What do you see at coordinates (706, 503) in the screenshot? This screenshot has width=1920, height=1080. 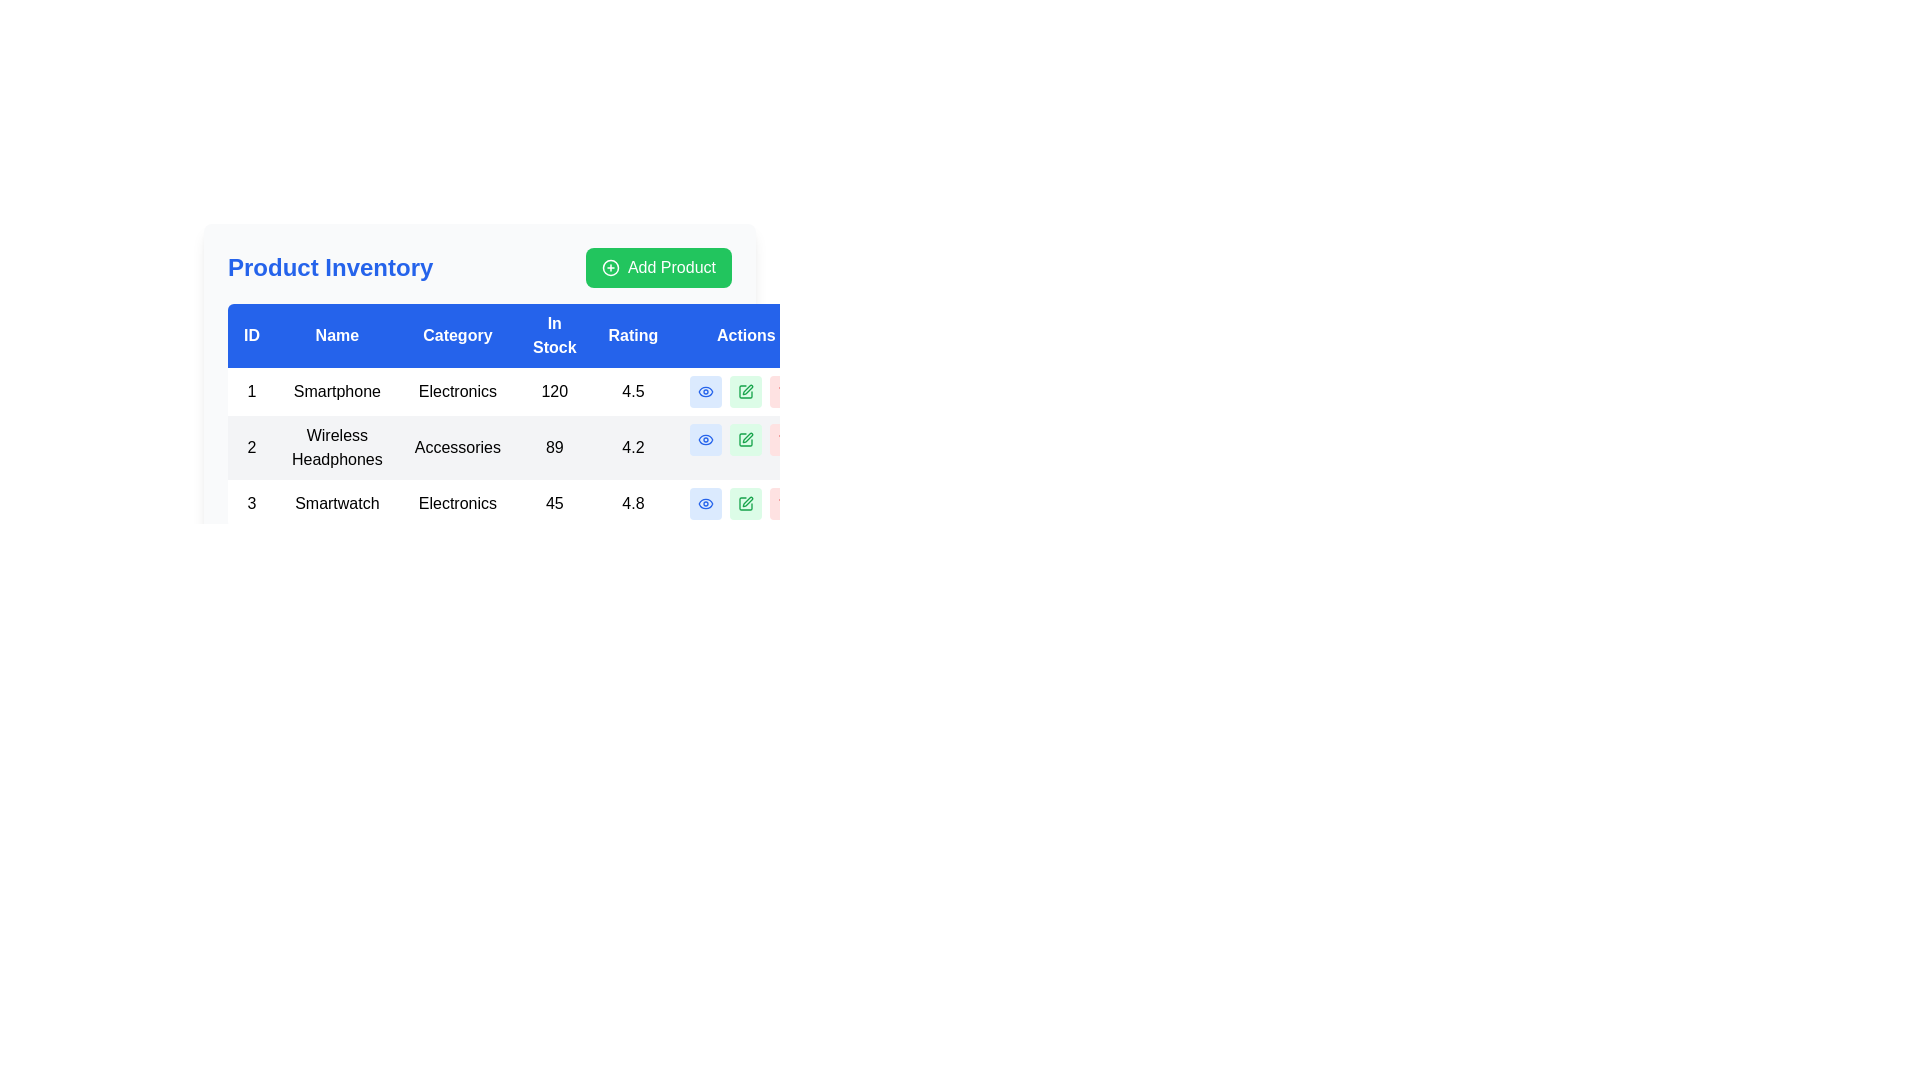 I see `the first button in the 'Actions' column of the third row of the table` at bounding box center [706, 503].